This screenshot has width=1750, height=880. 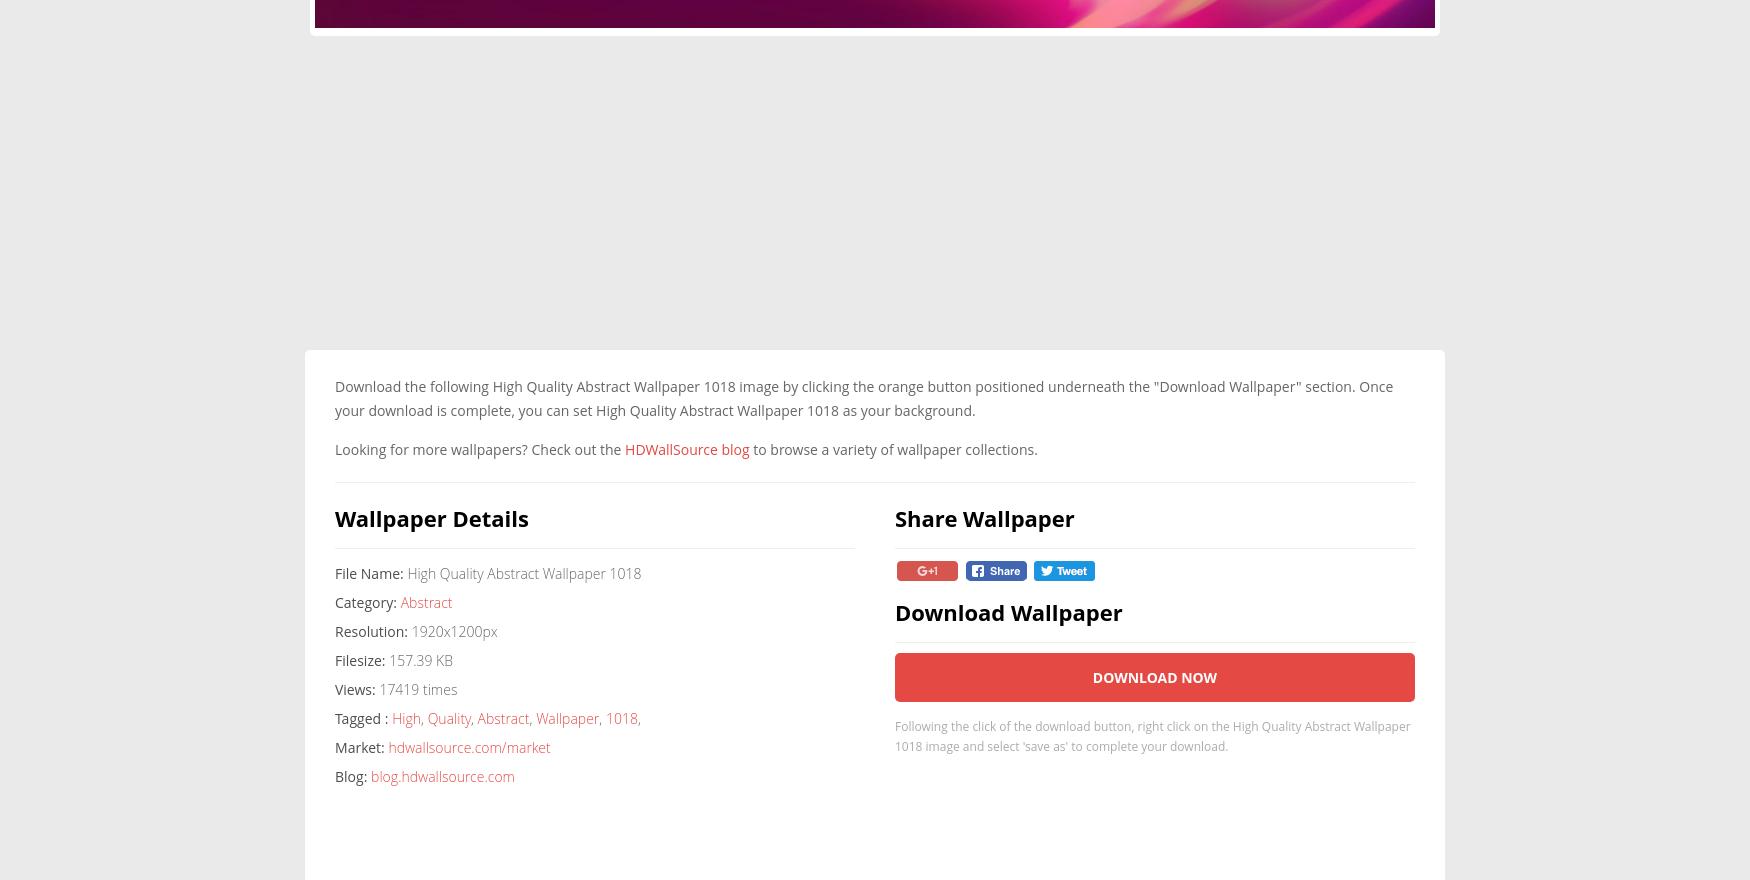 What do you see at coordinates (892, 448) in the screenshot?
I see `'to browse a variety of wallpaper collections.'` at bounding box center [892, 448].